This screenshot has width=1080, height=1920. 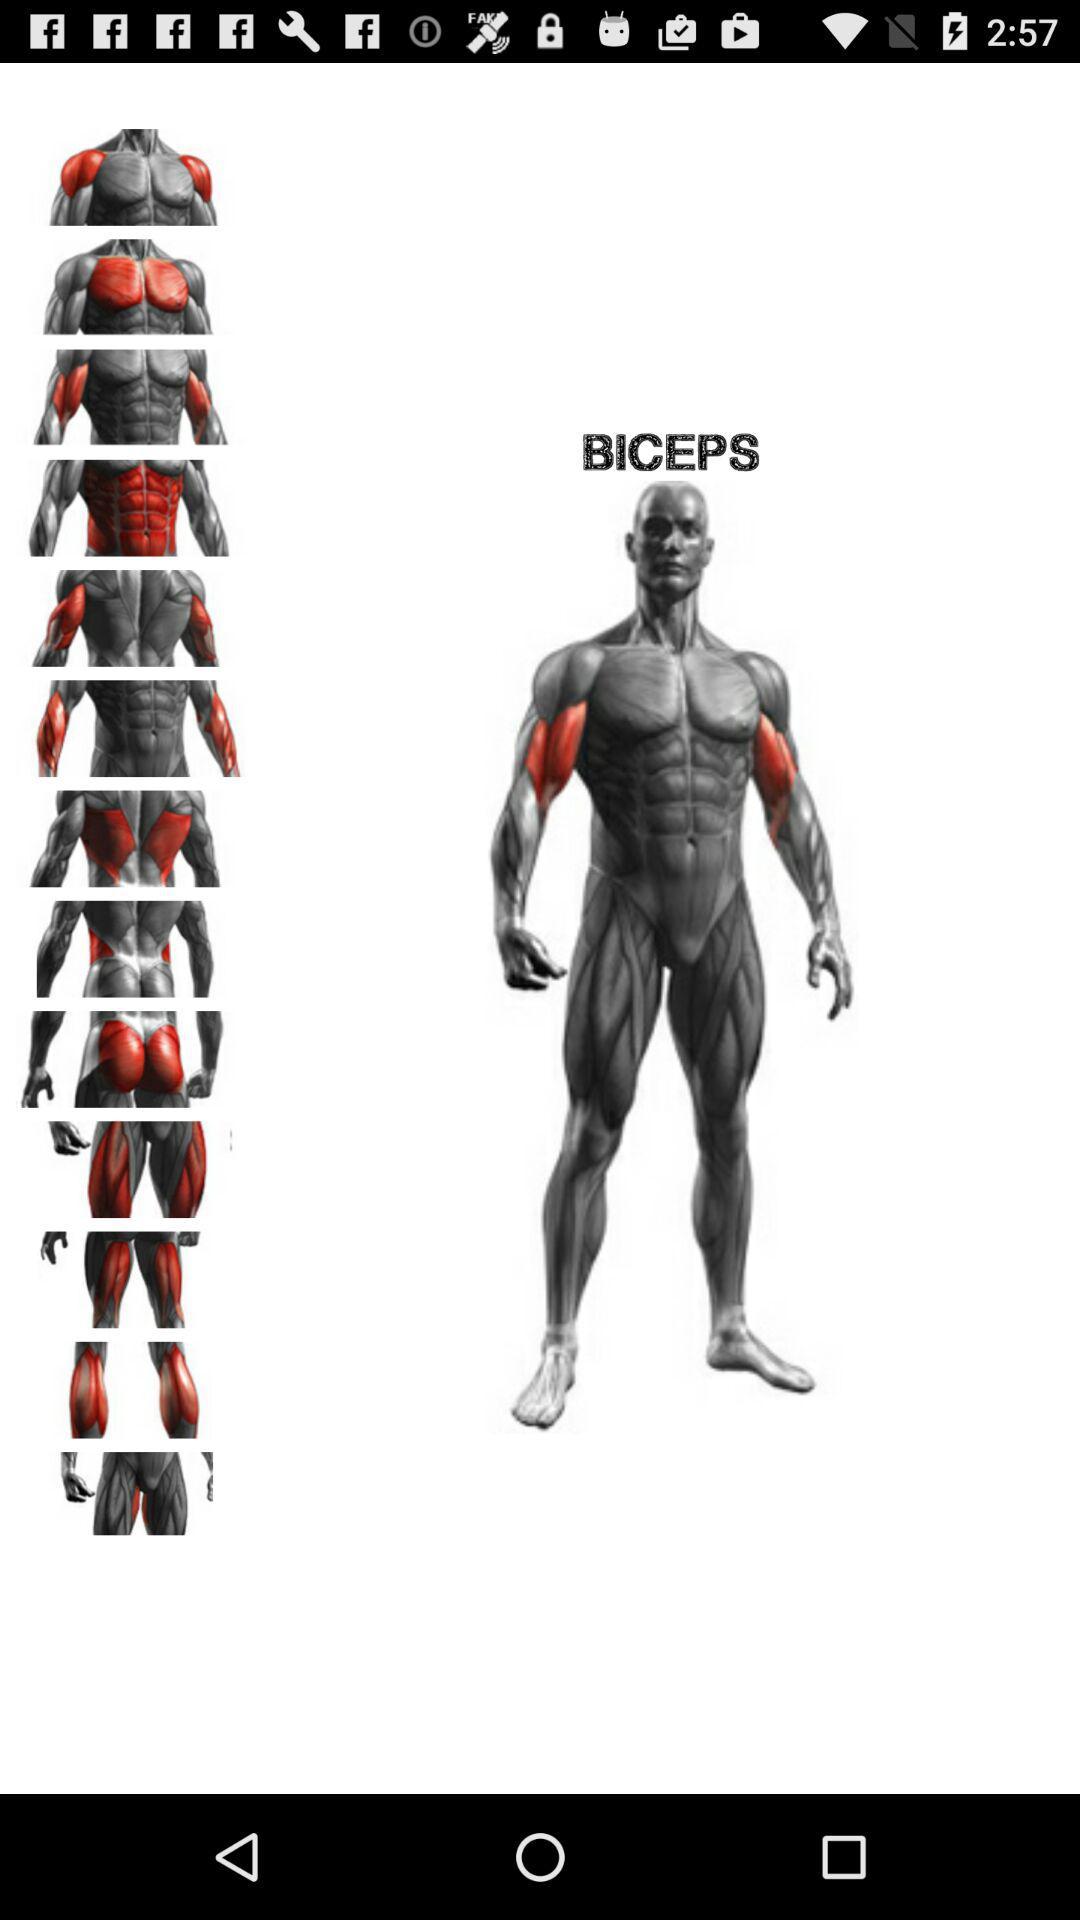 What do you see at coordinates (131, 1051) in the screenshot?
I see `the muscle group` at bounding box center [131, 1051].